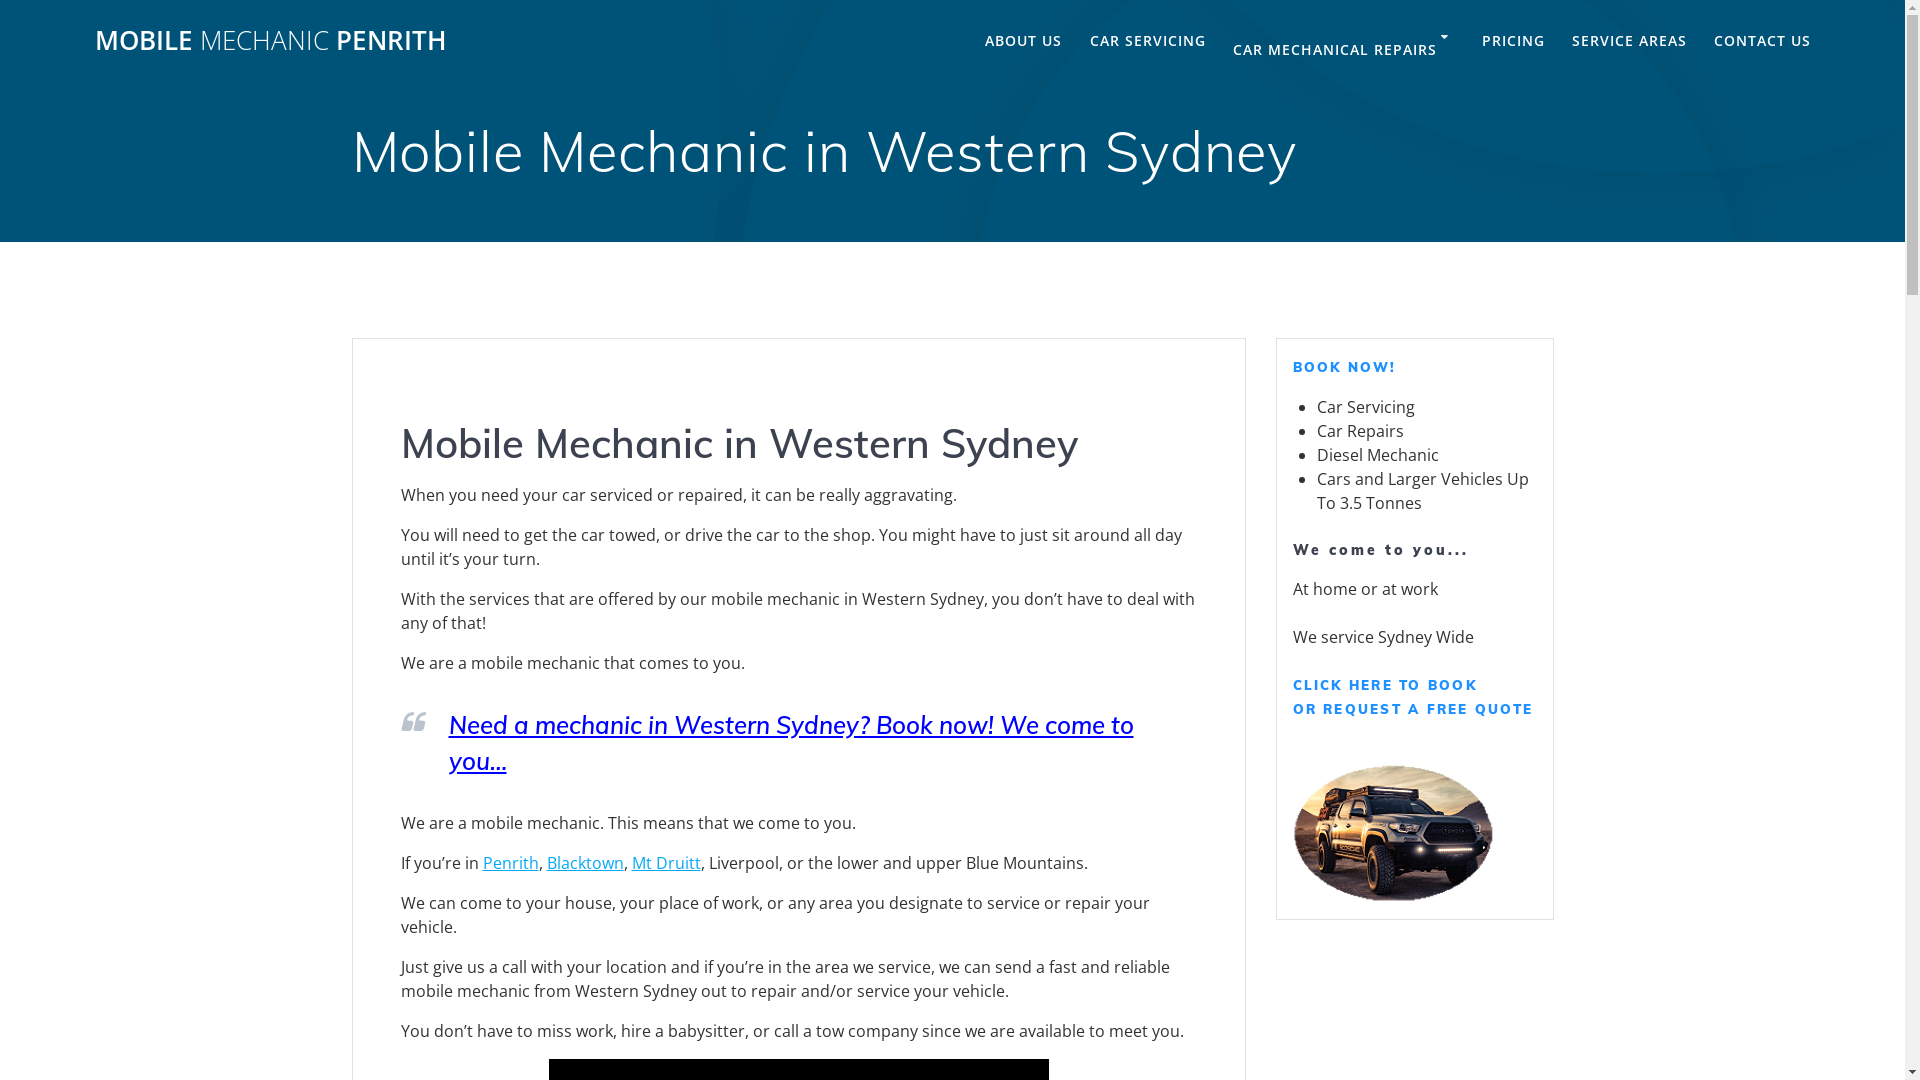  What do you see at coordinates (631, 862) in the screenshot?
I see `'Mt Druitt'` at bounding box center [631, 862].